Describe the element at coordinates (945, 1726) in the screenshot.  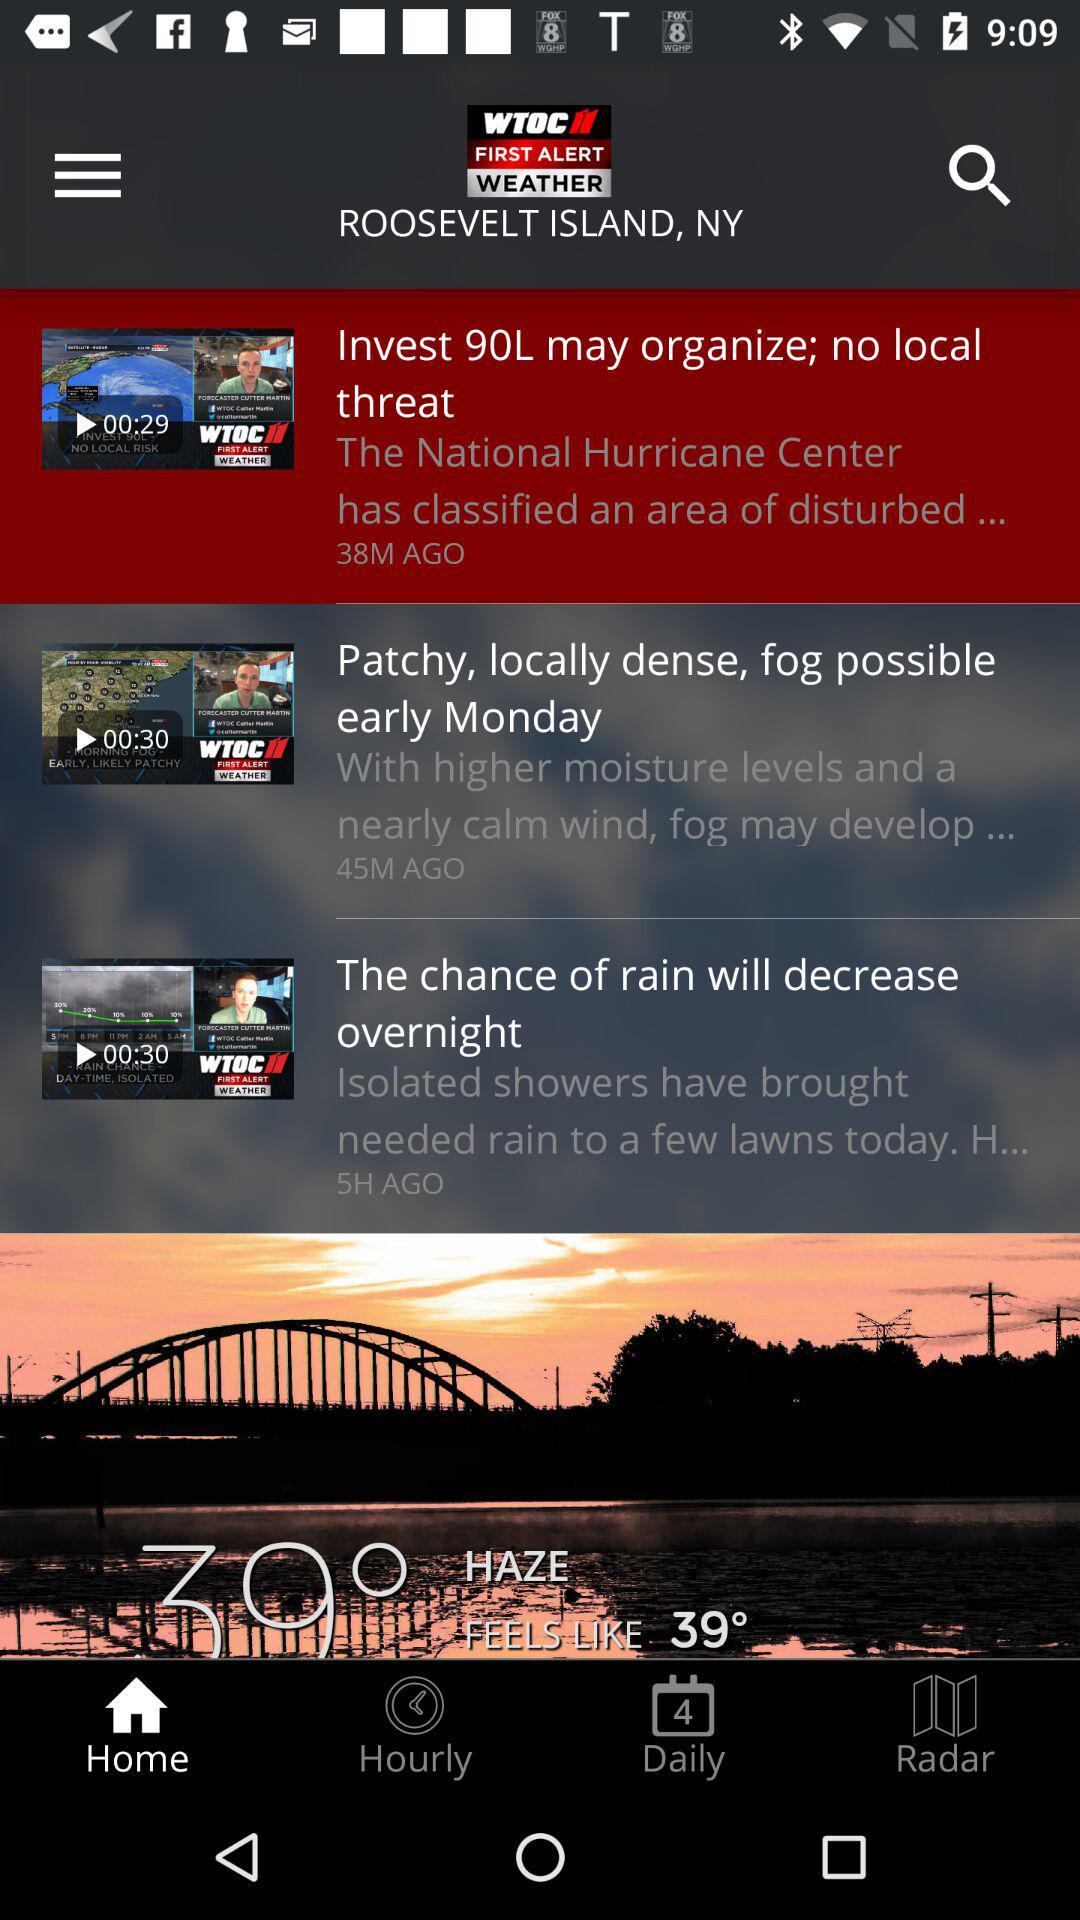
I see `item to the right of the daily icon` at that location.